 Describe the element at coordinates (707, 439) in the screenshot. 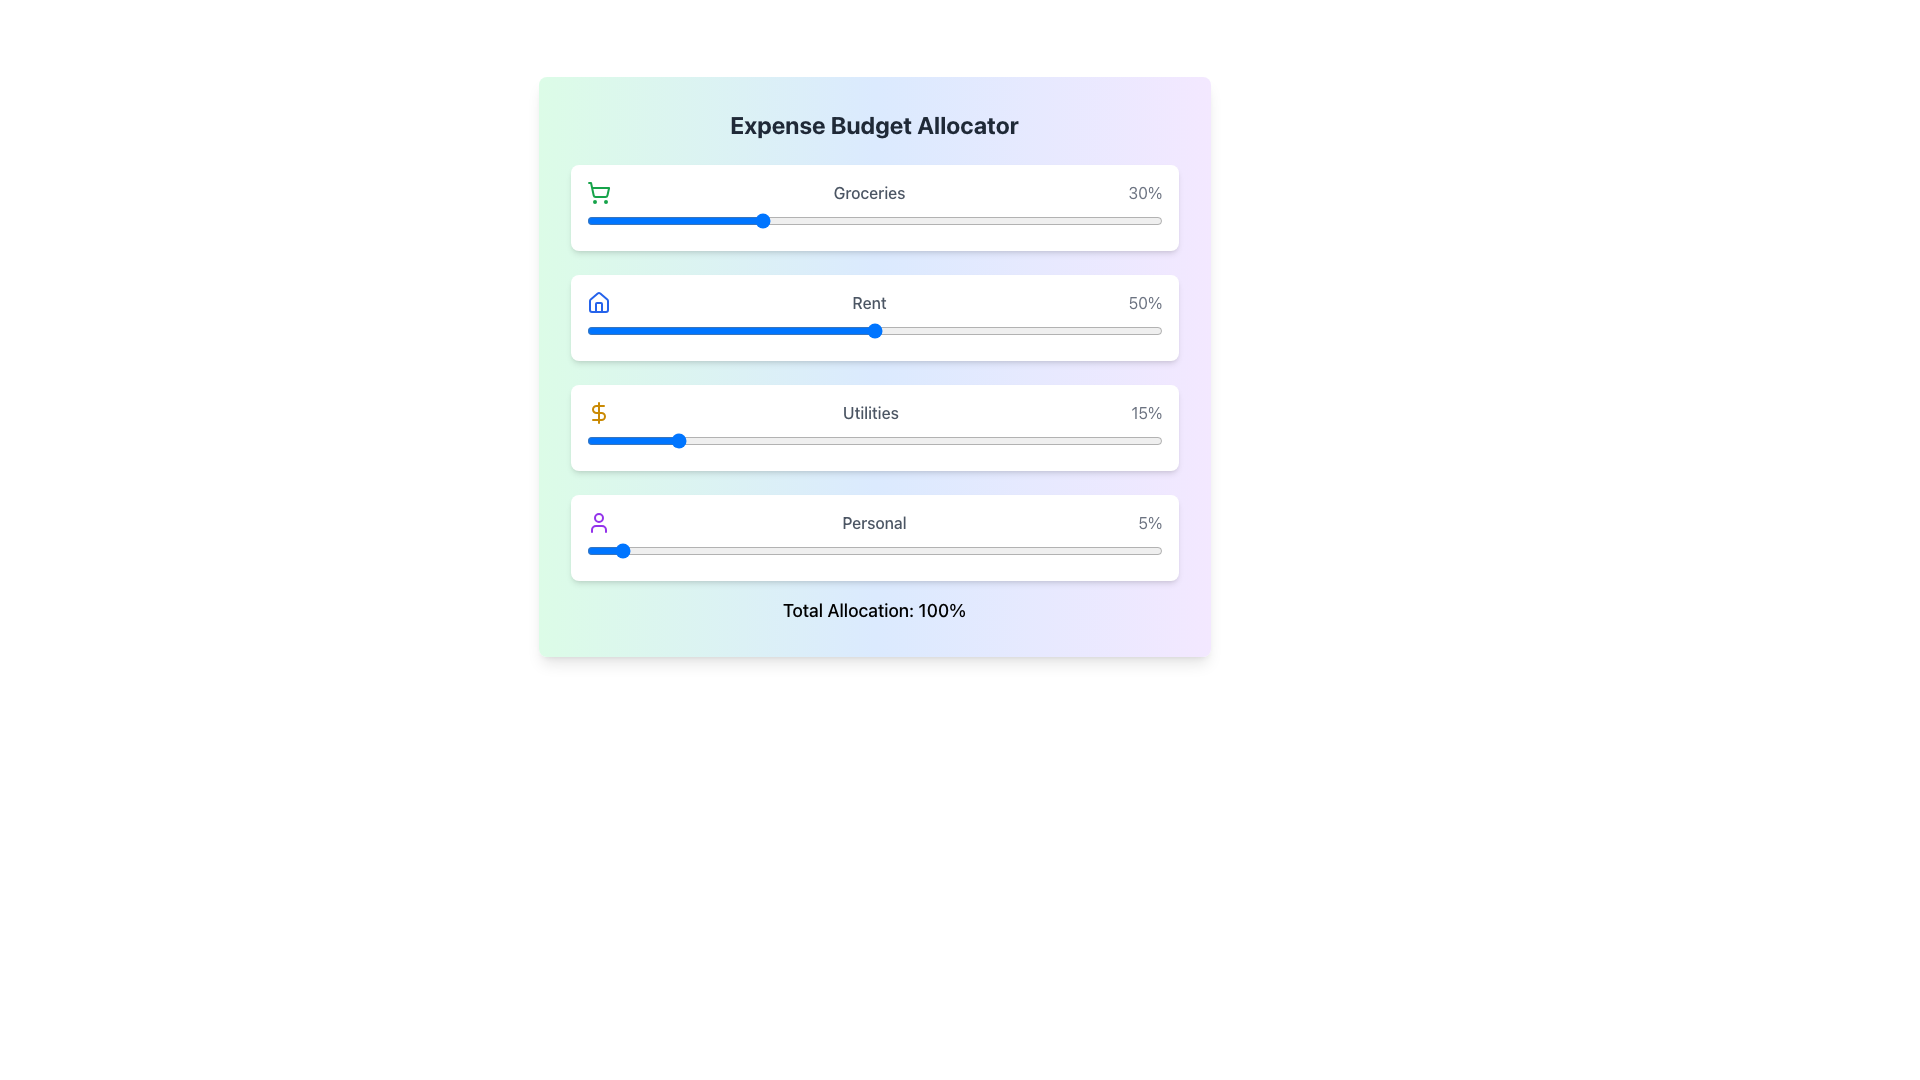

I see `the Utilities slider` at that location.